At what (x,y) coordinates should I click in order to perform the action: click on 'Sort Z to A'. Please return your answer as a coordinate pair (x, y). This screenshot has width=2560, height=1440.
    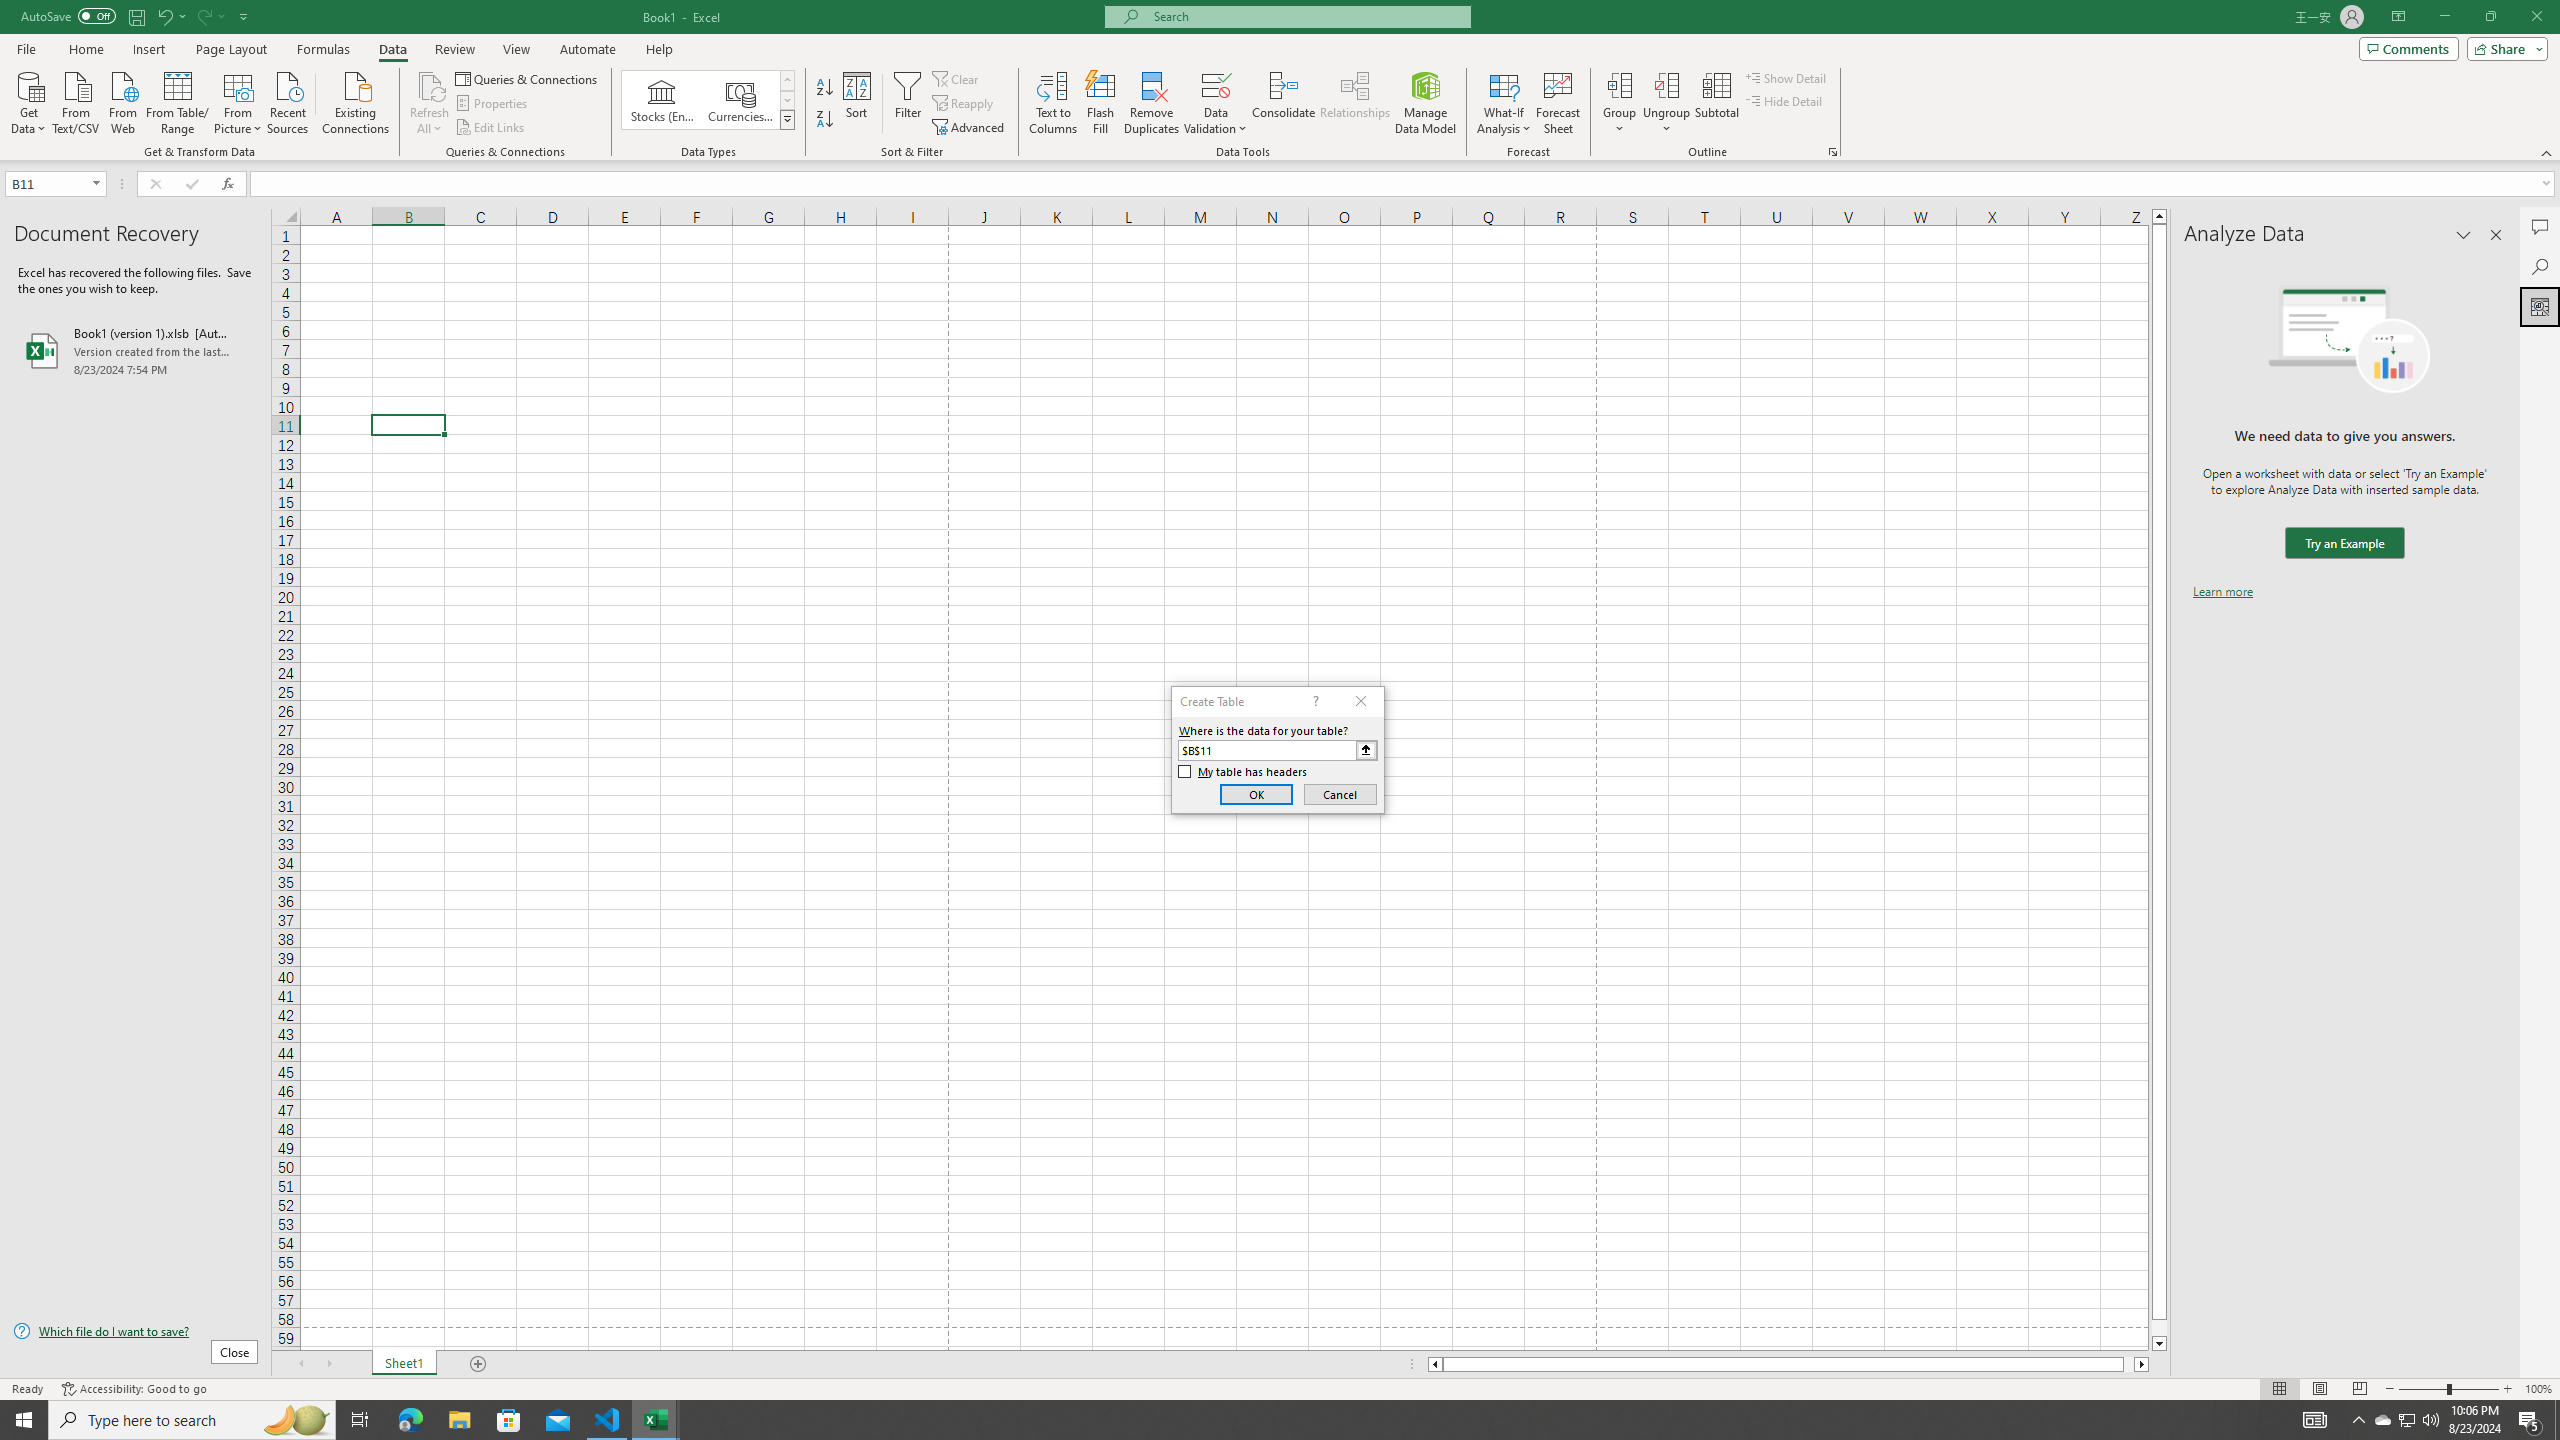
    Looking at the image, I should click on (824, 118).